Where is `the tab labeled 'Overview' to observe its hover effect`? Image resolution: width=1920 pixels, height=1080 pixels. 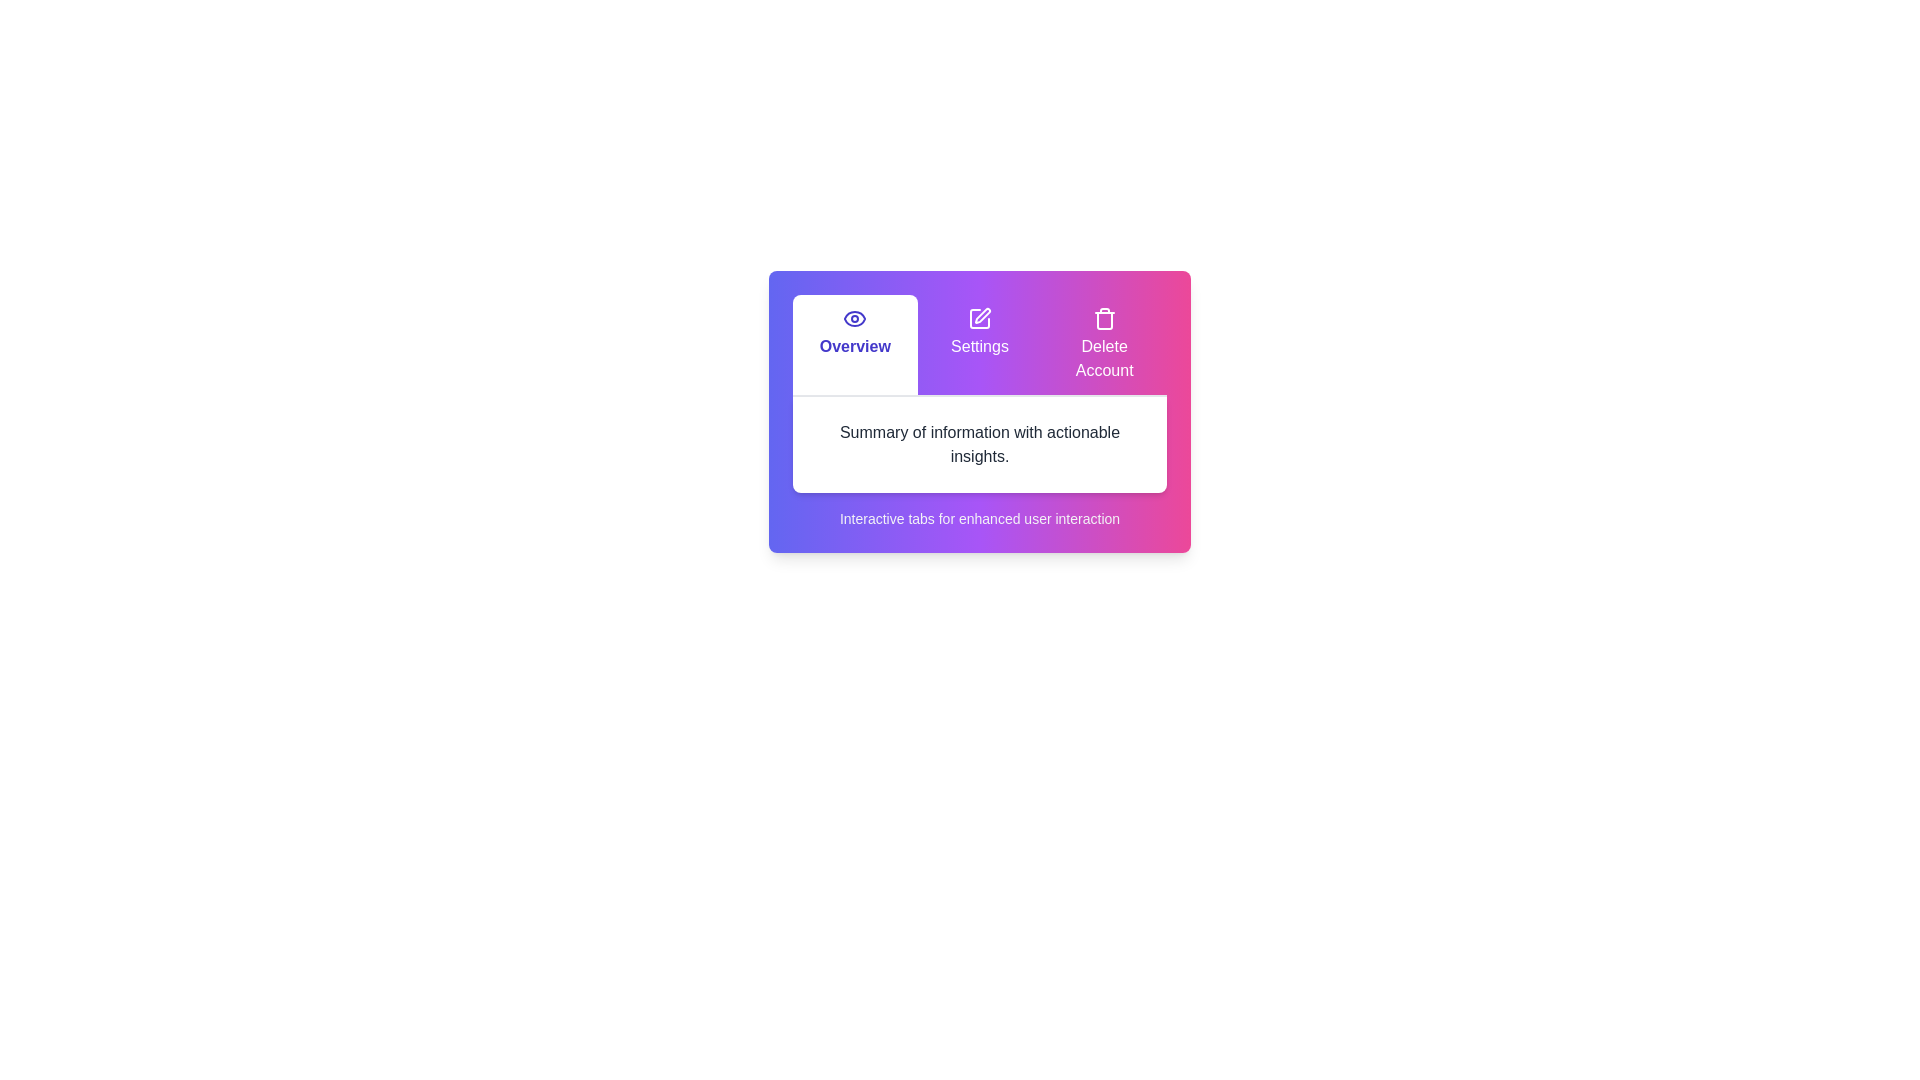 the tab labeled 'Overview' to observe its hover effect is located at coordinates (854, 343).